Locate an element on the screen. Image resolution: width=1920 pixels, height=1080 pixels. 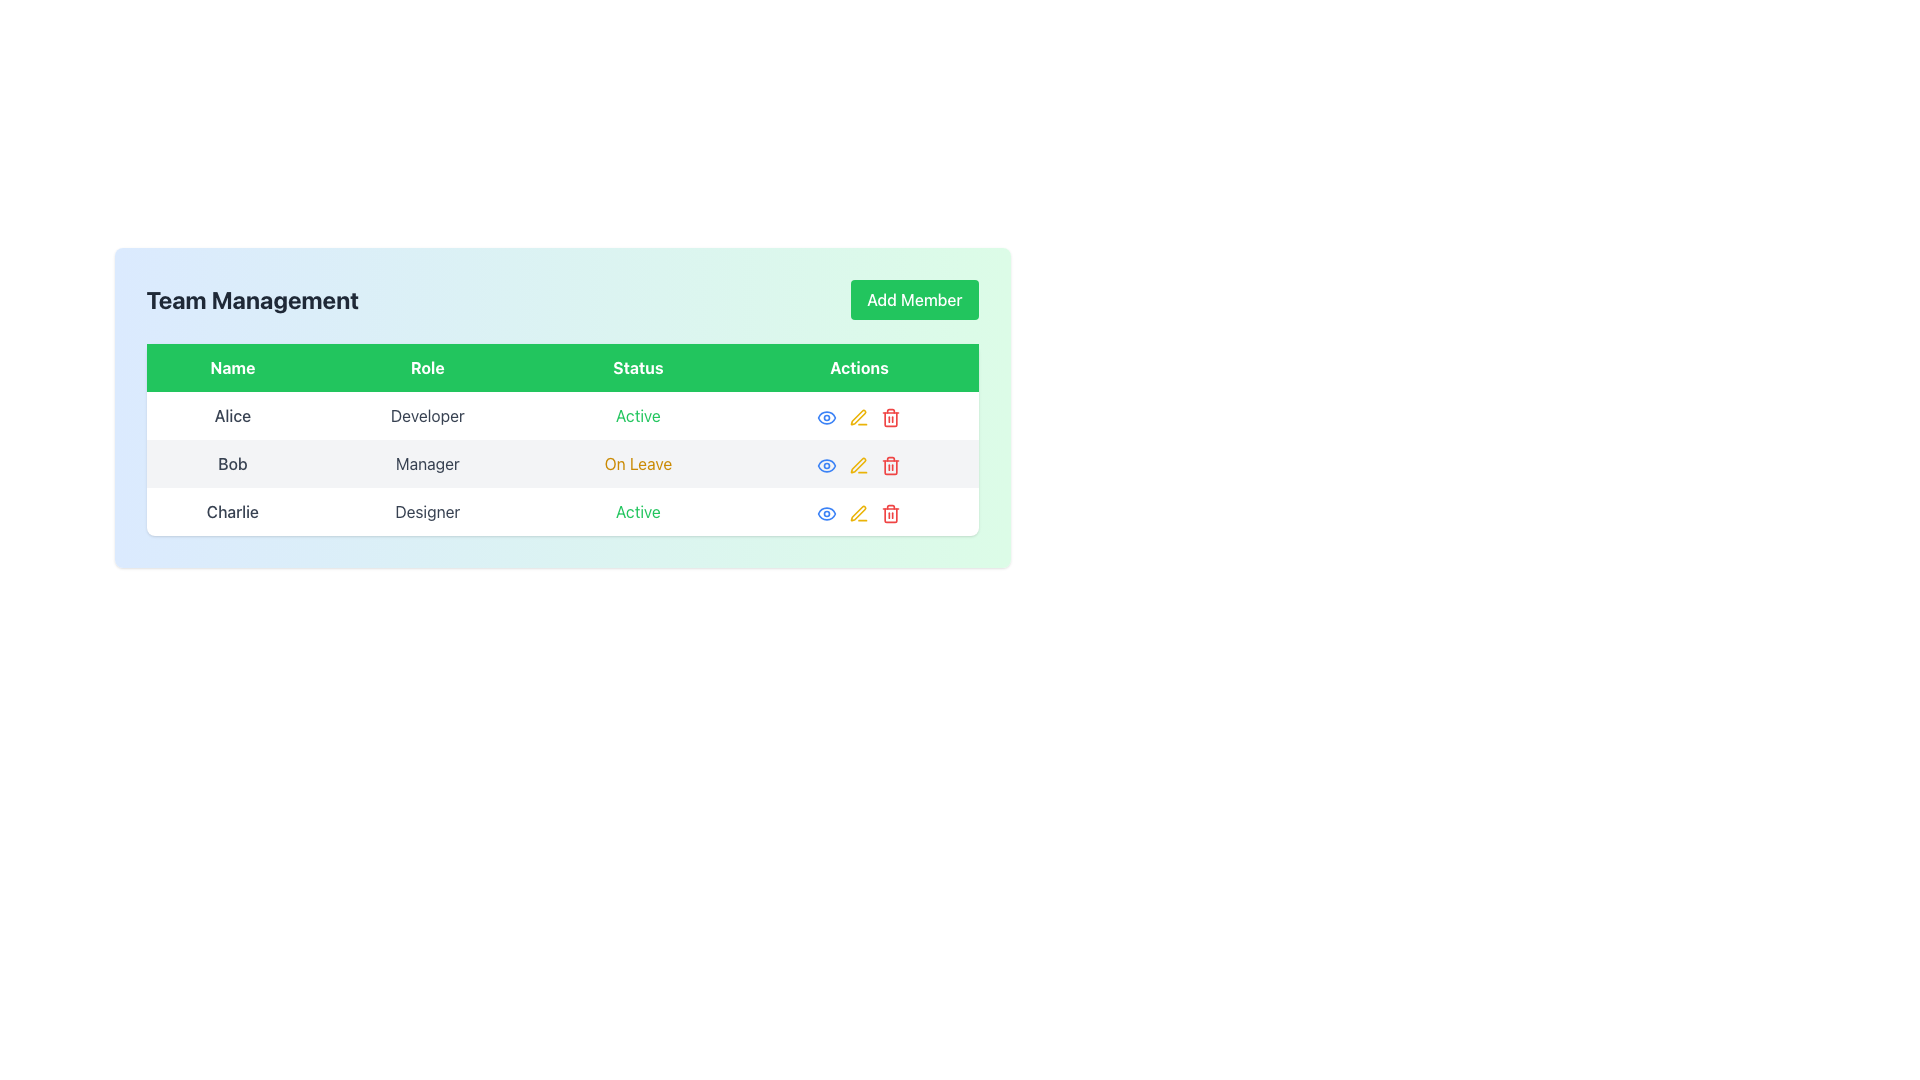
the icon in the 'Actions' column of the second row in the table corresponding to 'Bob' is located at coordinates (827, 465).